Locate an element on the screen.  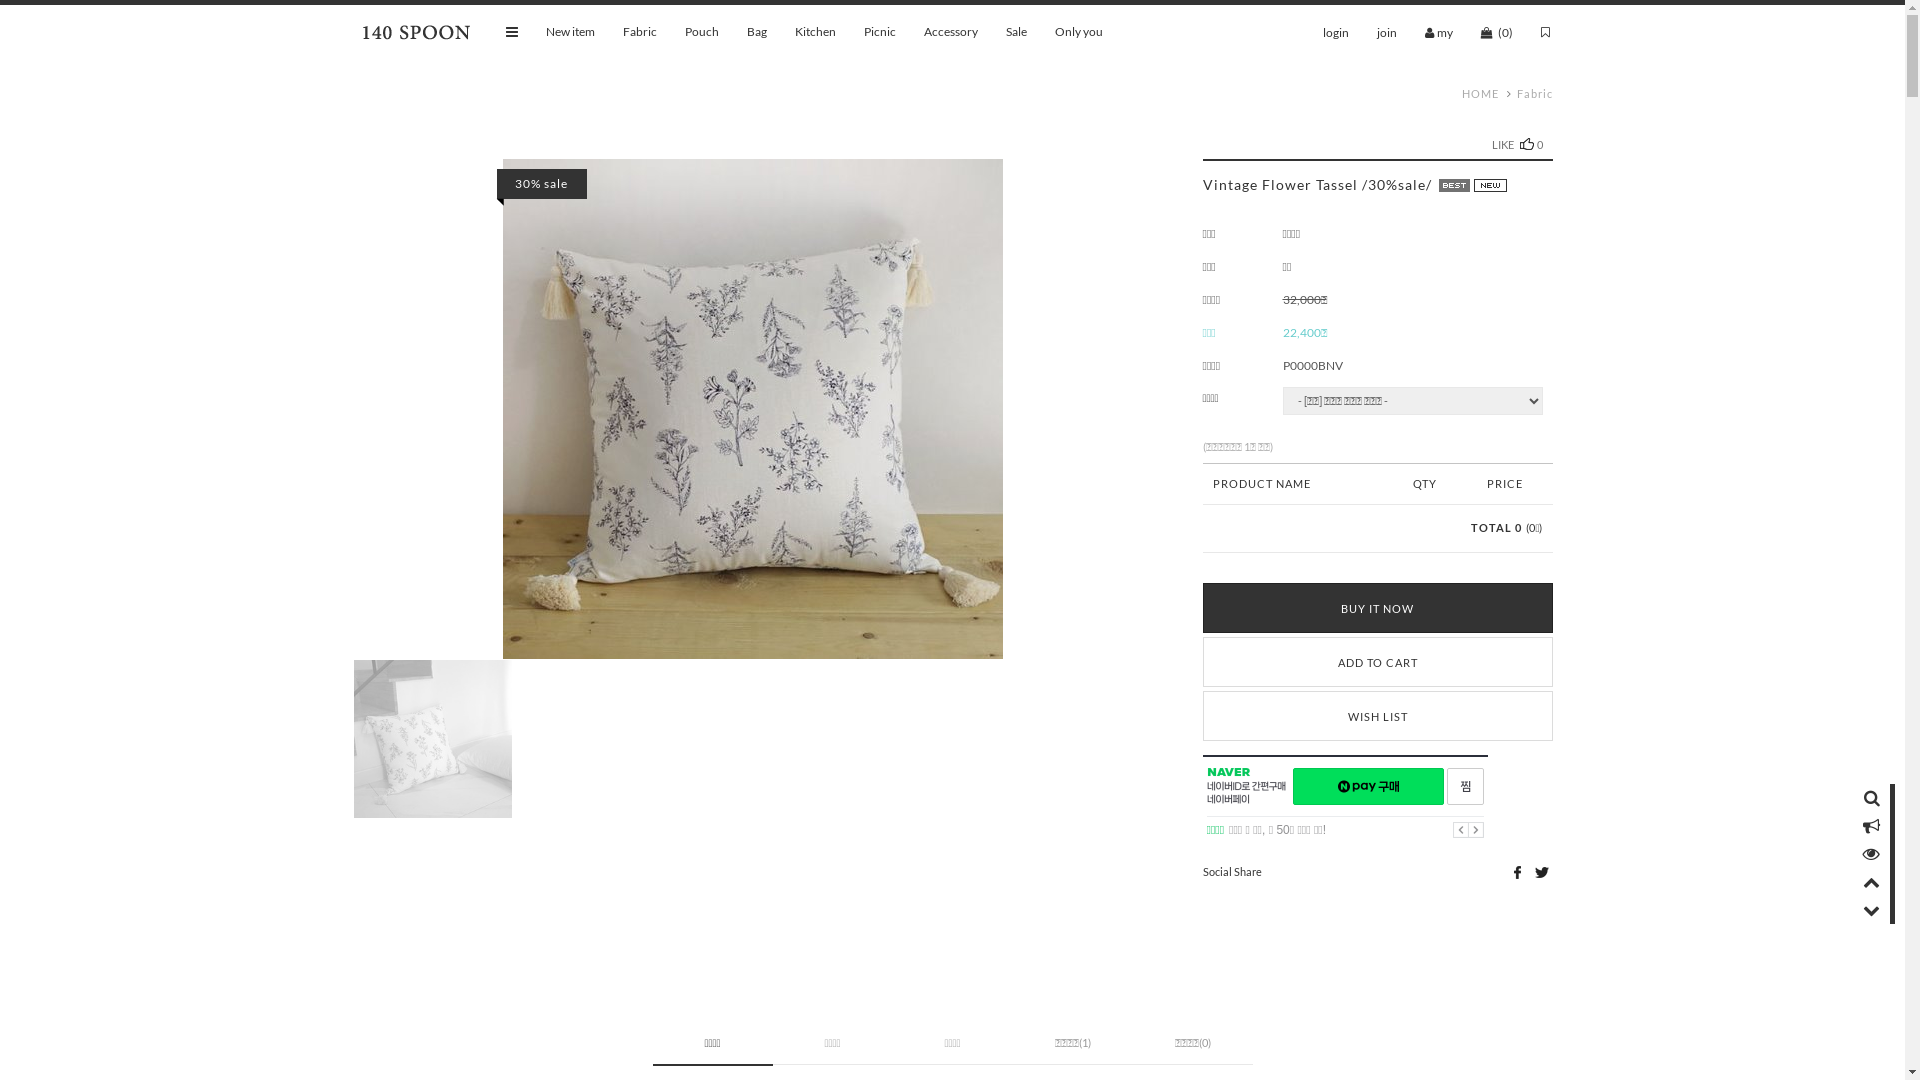
'my' is located at coordinates (1437, 31).